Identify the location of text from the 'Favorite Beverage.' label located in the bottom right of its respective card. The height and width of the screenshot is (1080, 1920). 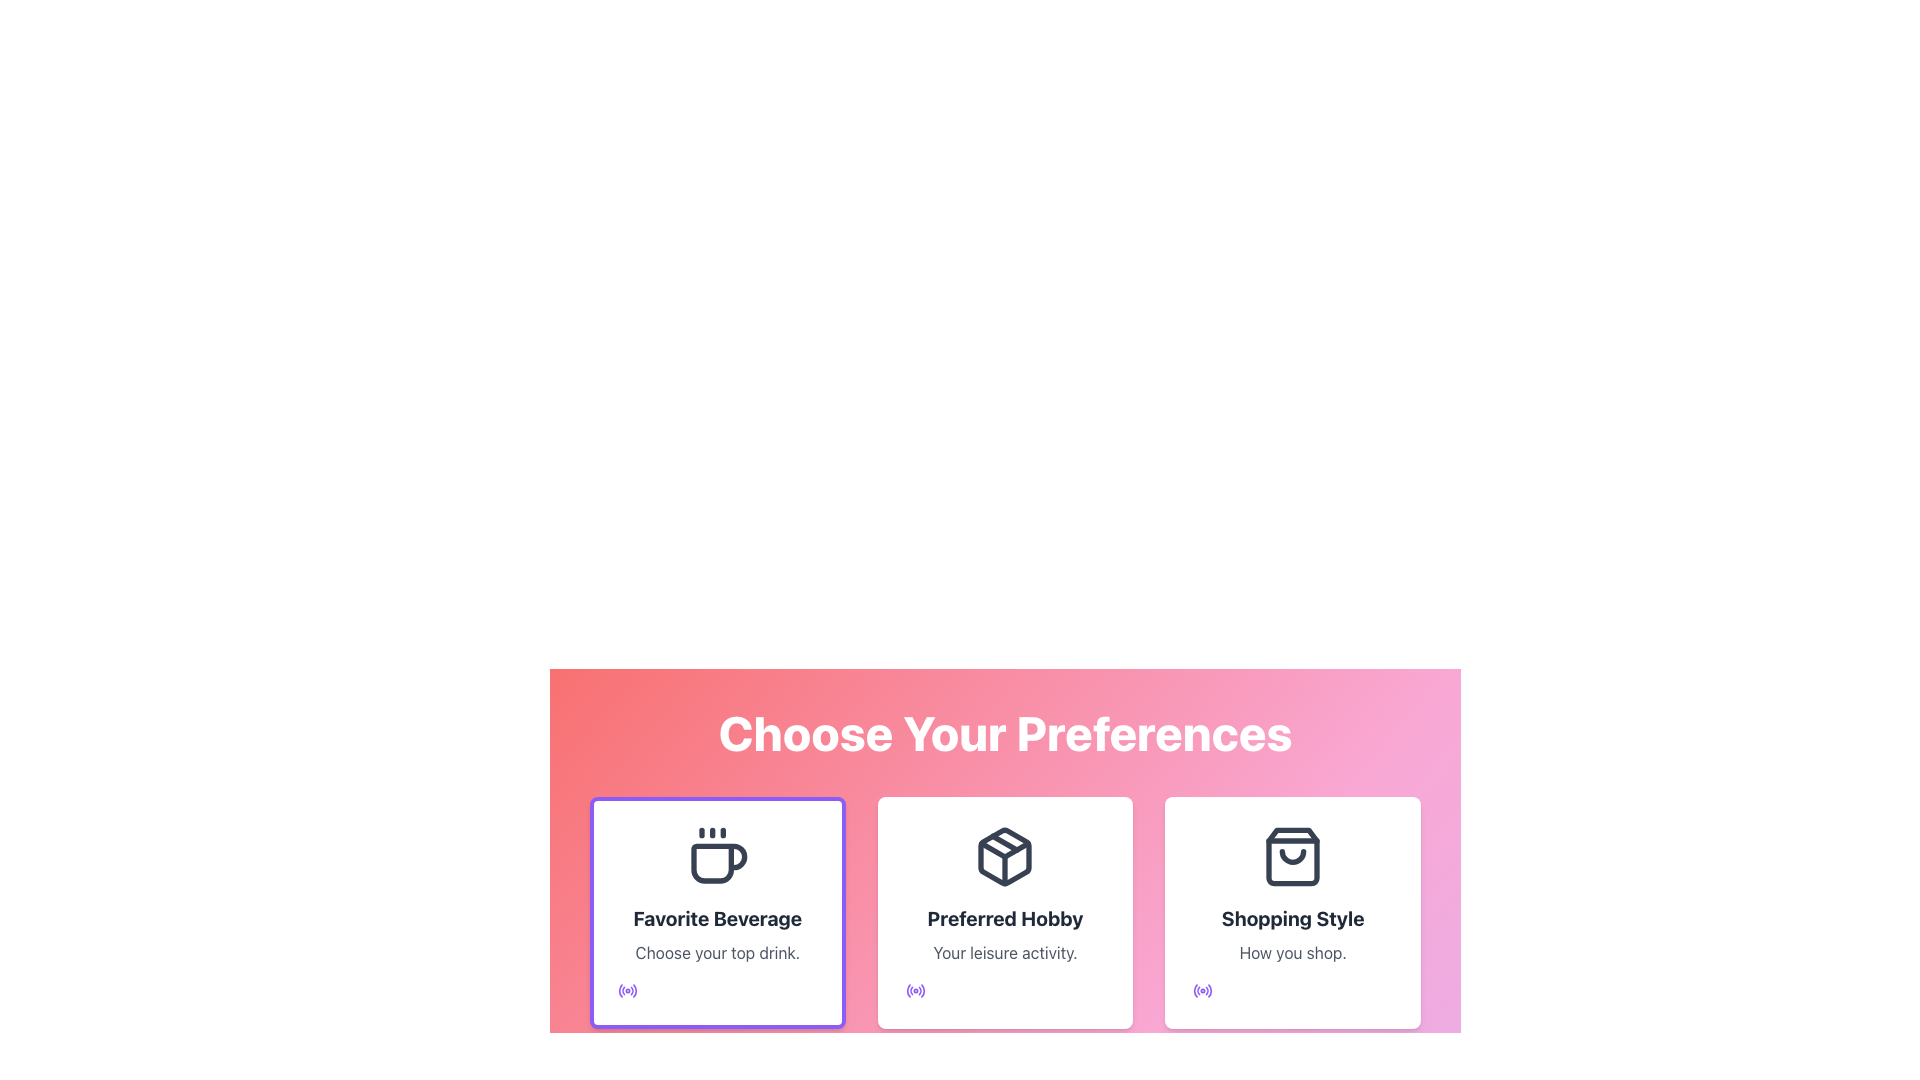
(717, 918).